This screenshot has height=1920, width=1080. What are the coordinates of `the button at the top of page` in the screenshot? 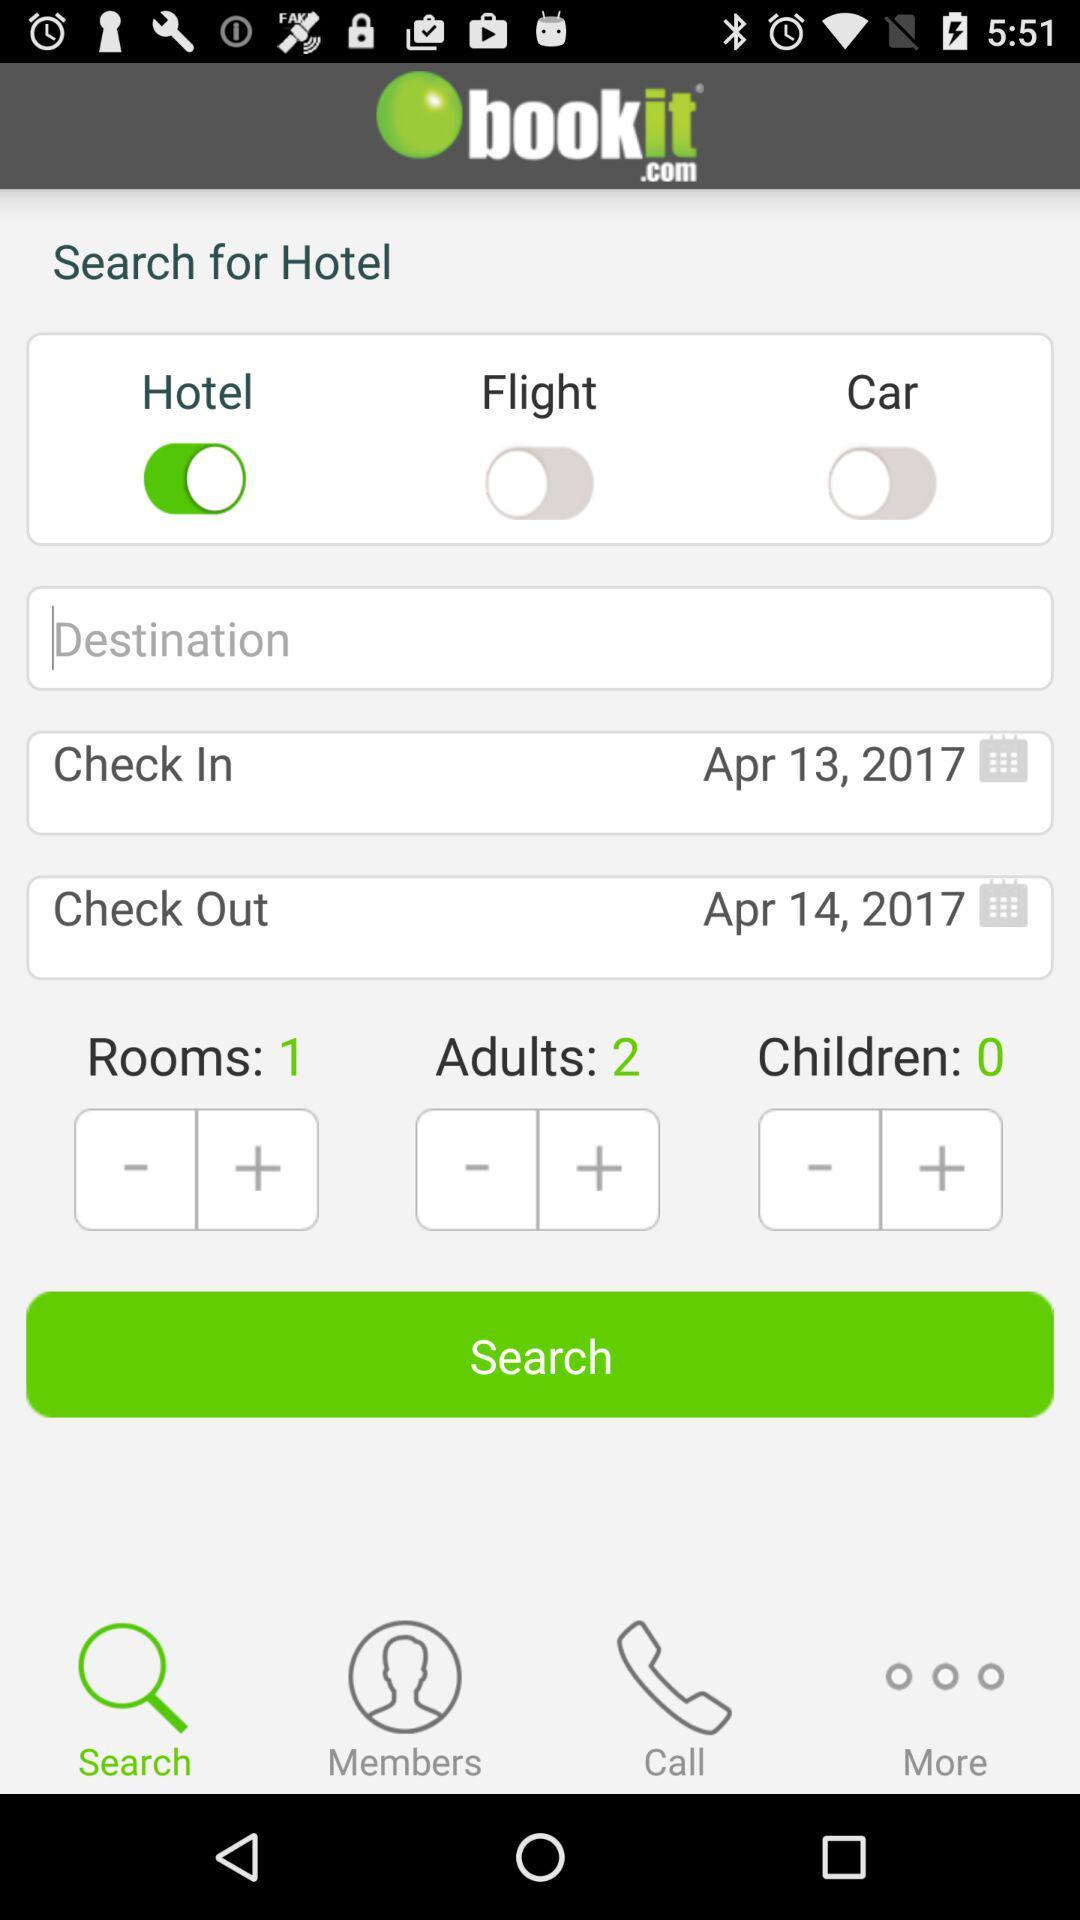 It's located at (540, 124).